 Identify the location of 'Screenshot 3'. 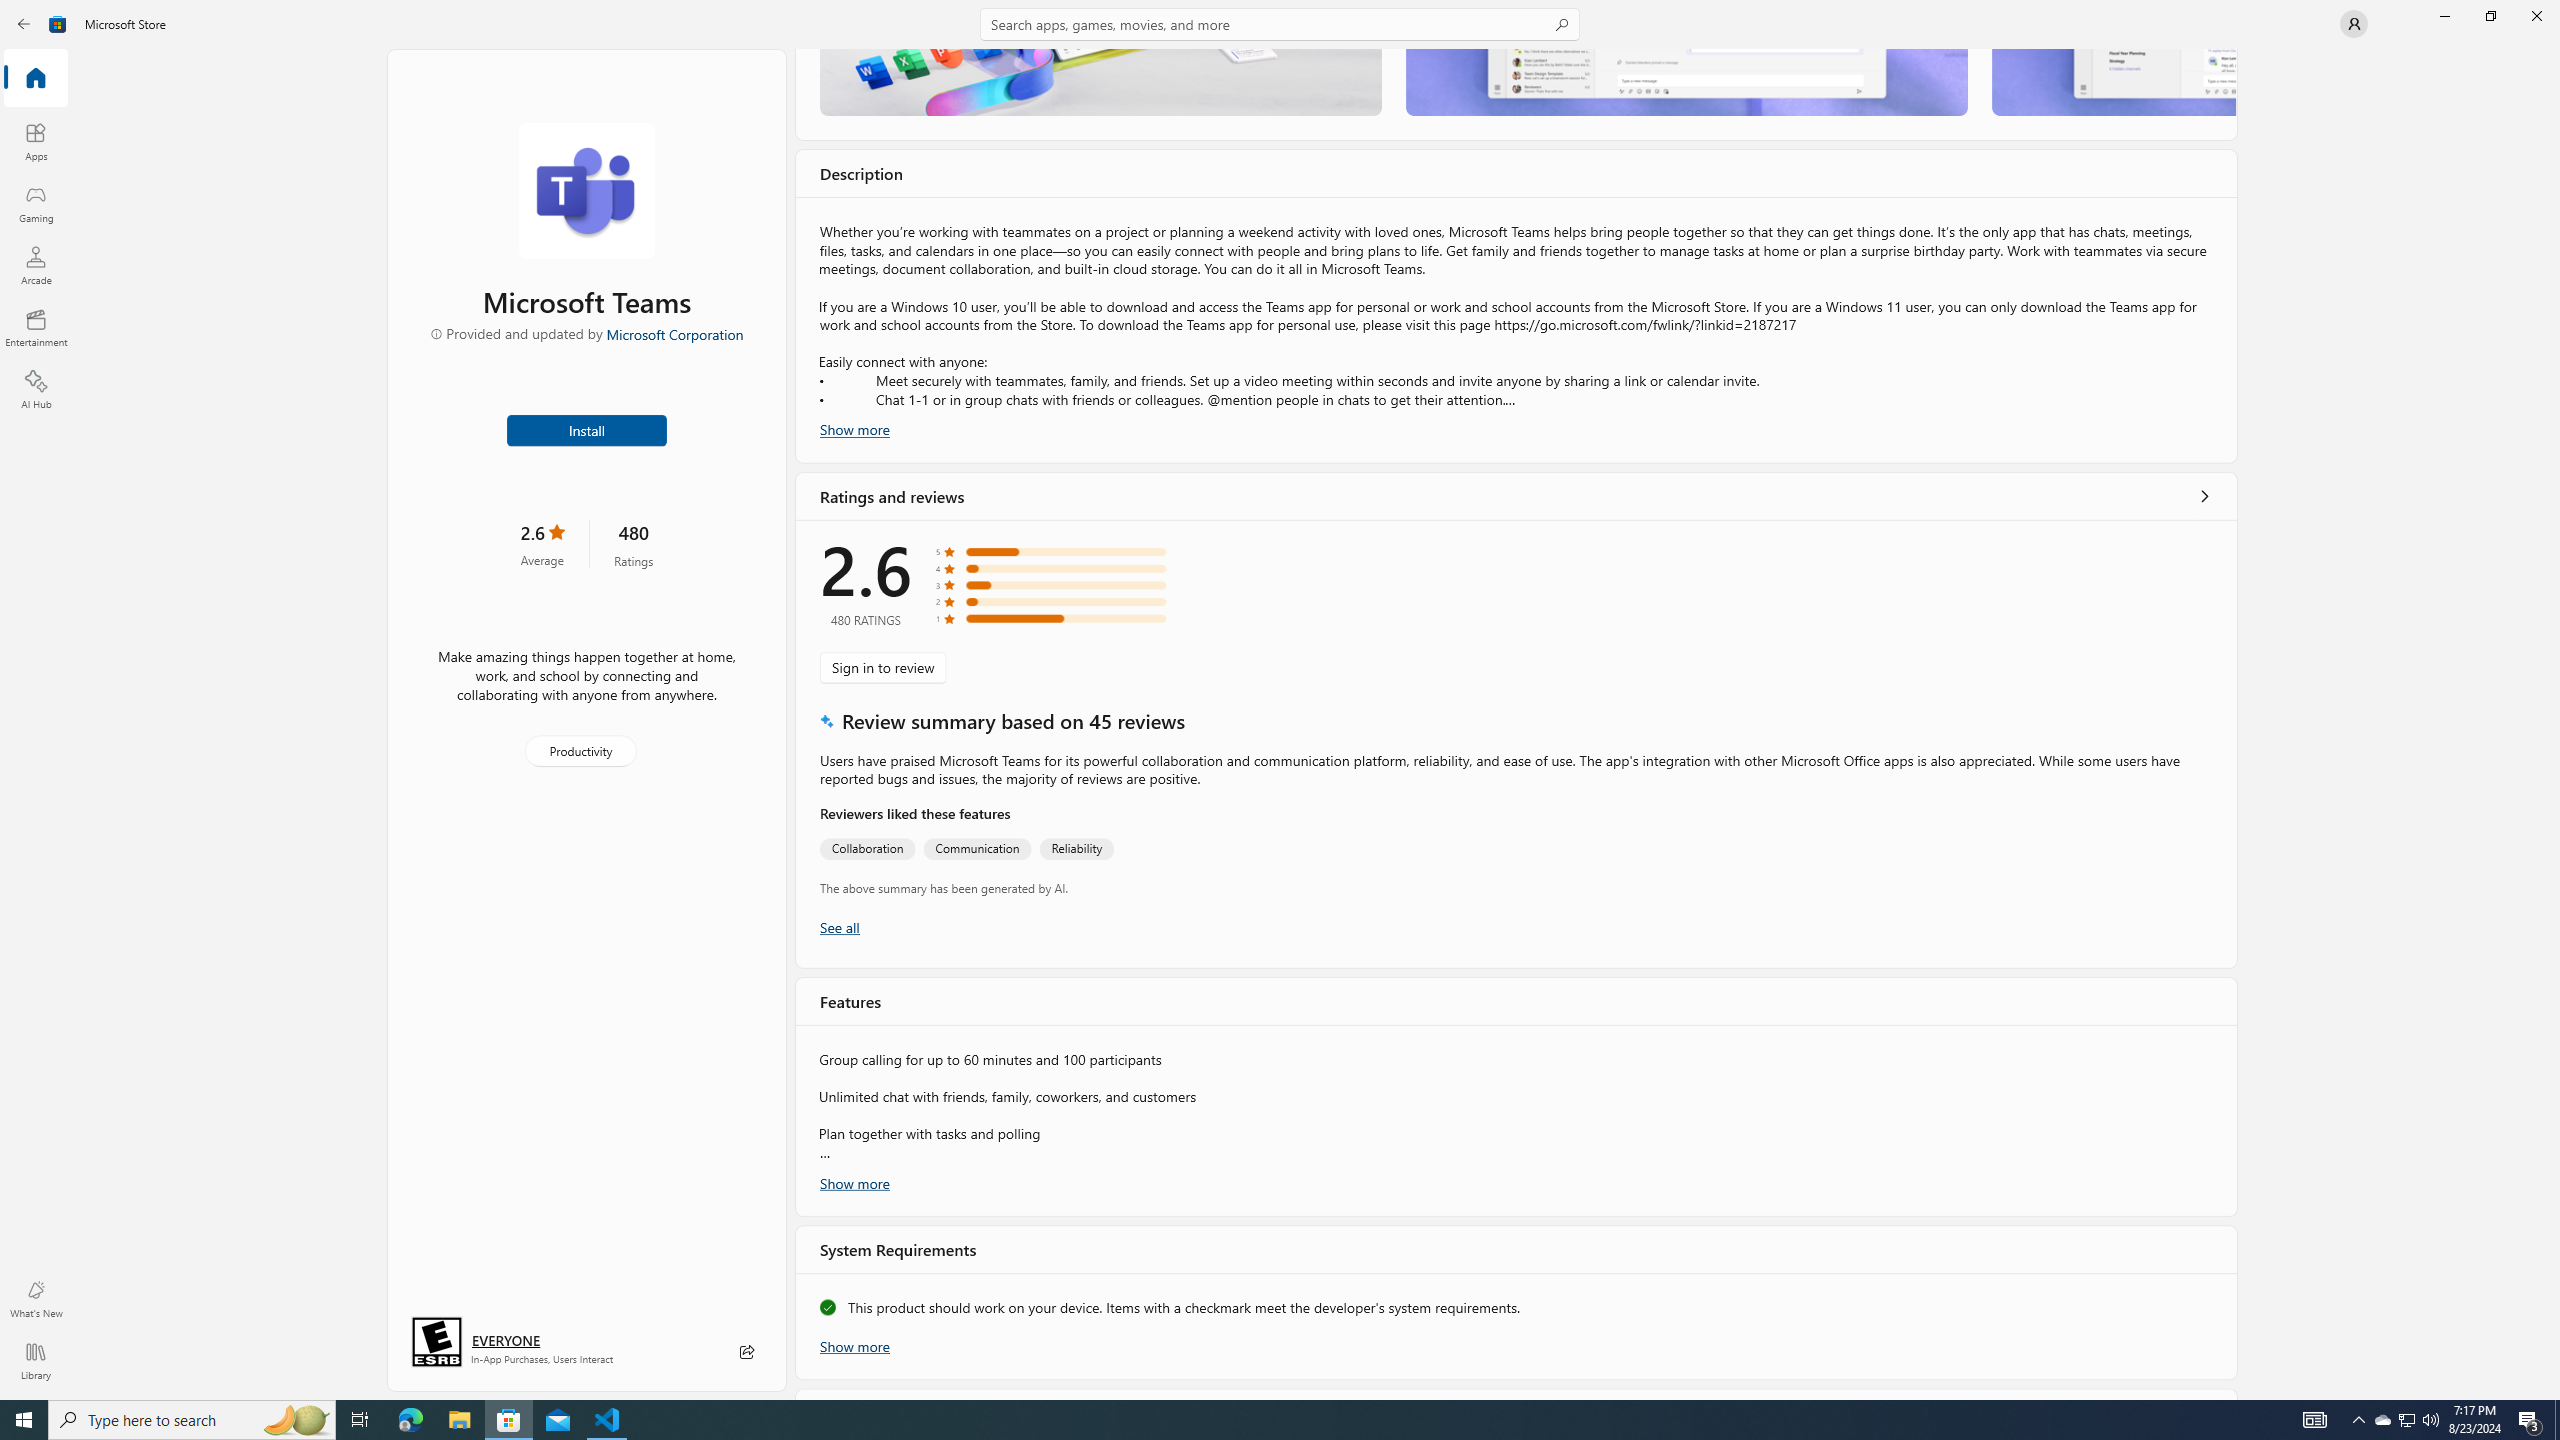
(2112, 81).